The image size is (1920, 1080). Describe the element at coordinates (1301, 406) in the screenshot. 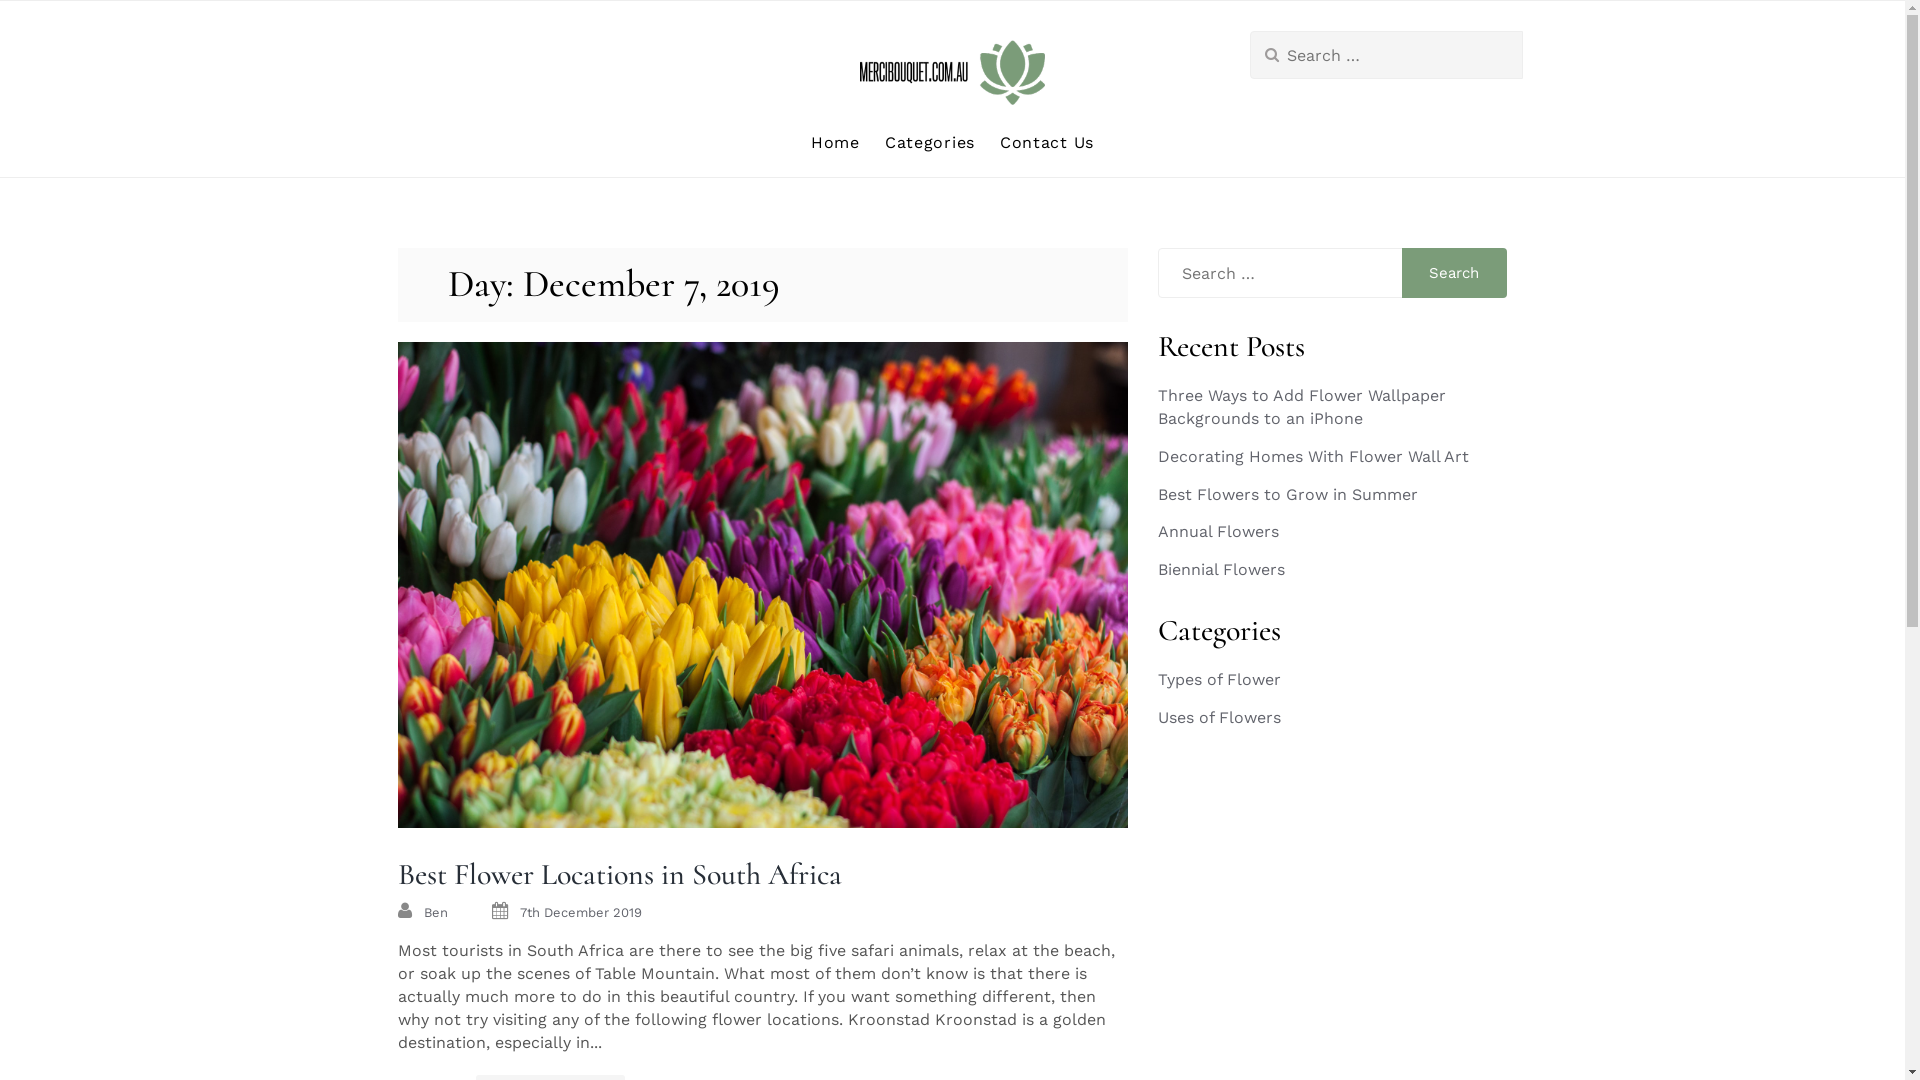

I see `'Three Ways to Add Flower Wallpaper Backgrounds to an iPhone'` at that location.